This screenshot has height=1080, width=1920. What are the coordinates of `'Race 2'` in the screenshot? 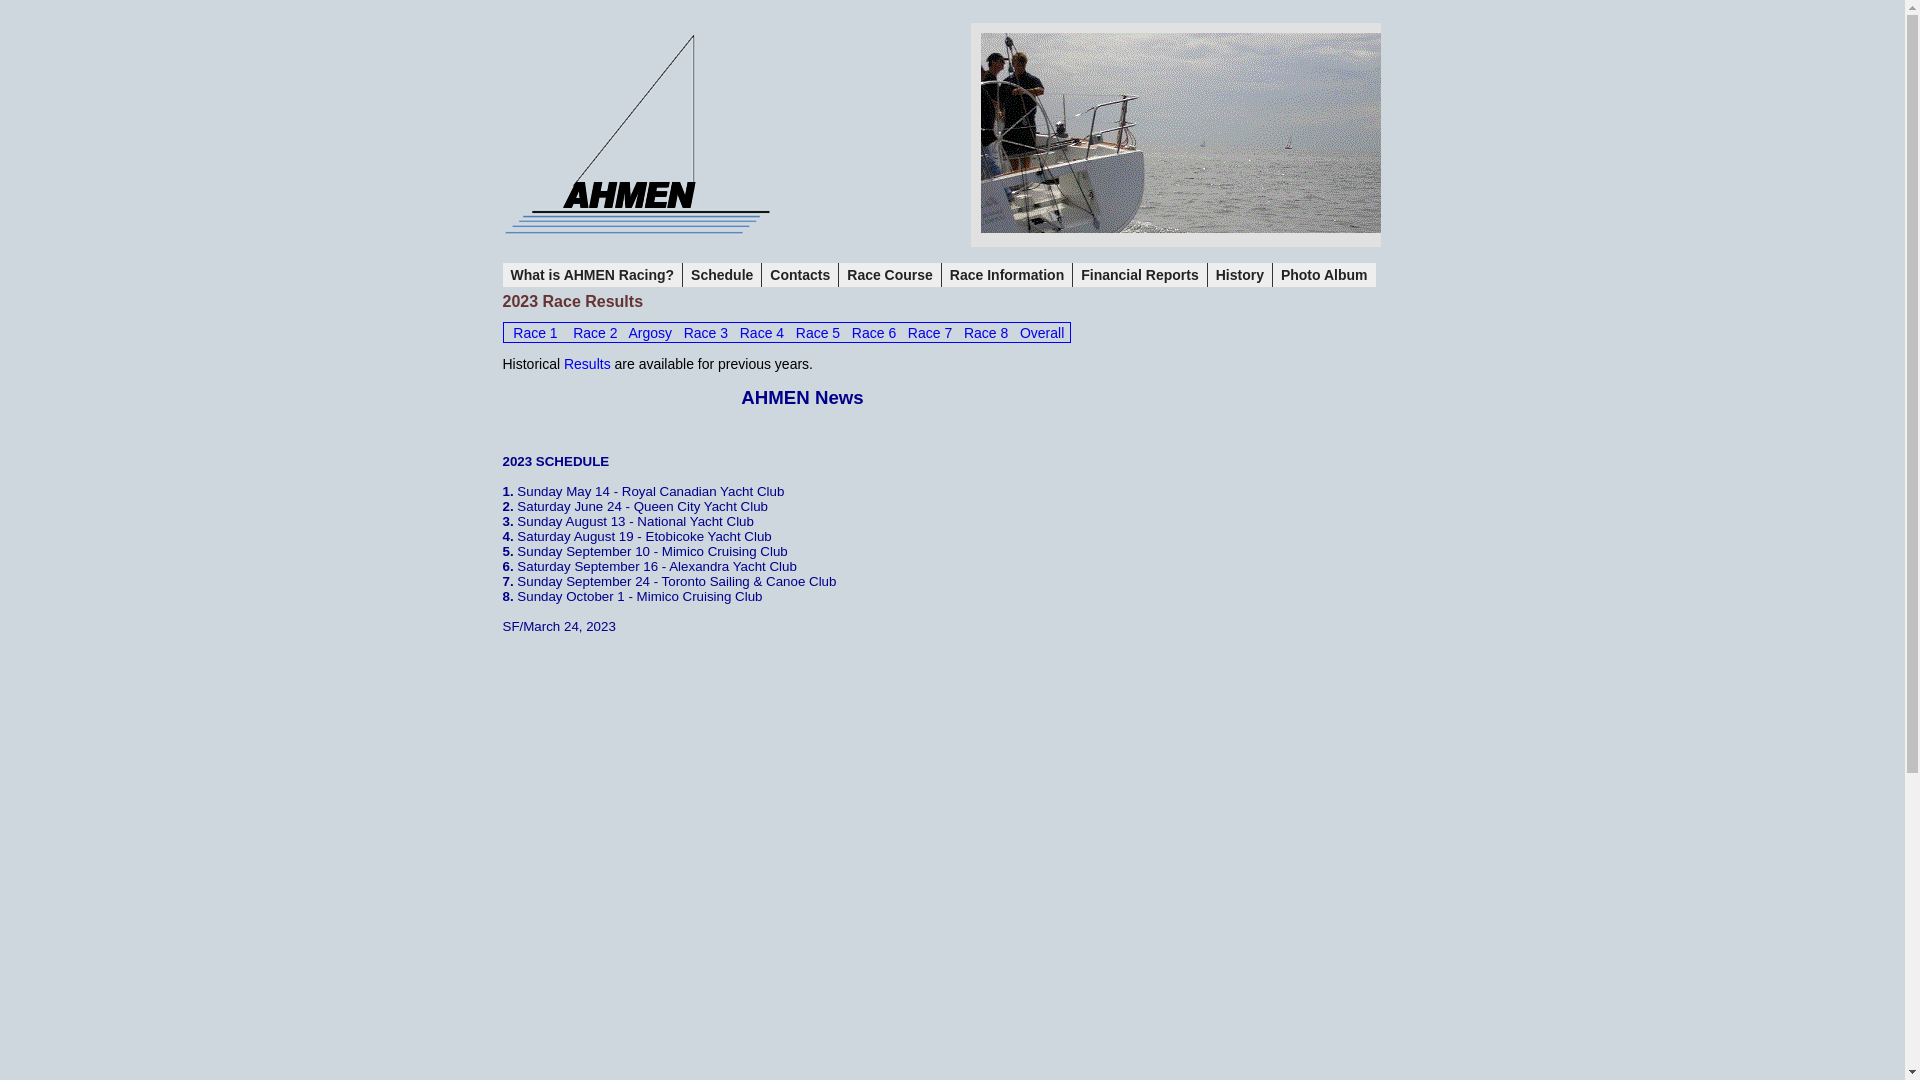 It's located at (594, 331).